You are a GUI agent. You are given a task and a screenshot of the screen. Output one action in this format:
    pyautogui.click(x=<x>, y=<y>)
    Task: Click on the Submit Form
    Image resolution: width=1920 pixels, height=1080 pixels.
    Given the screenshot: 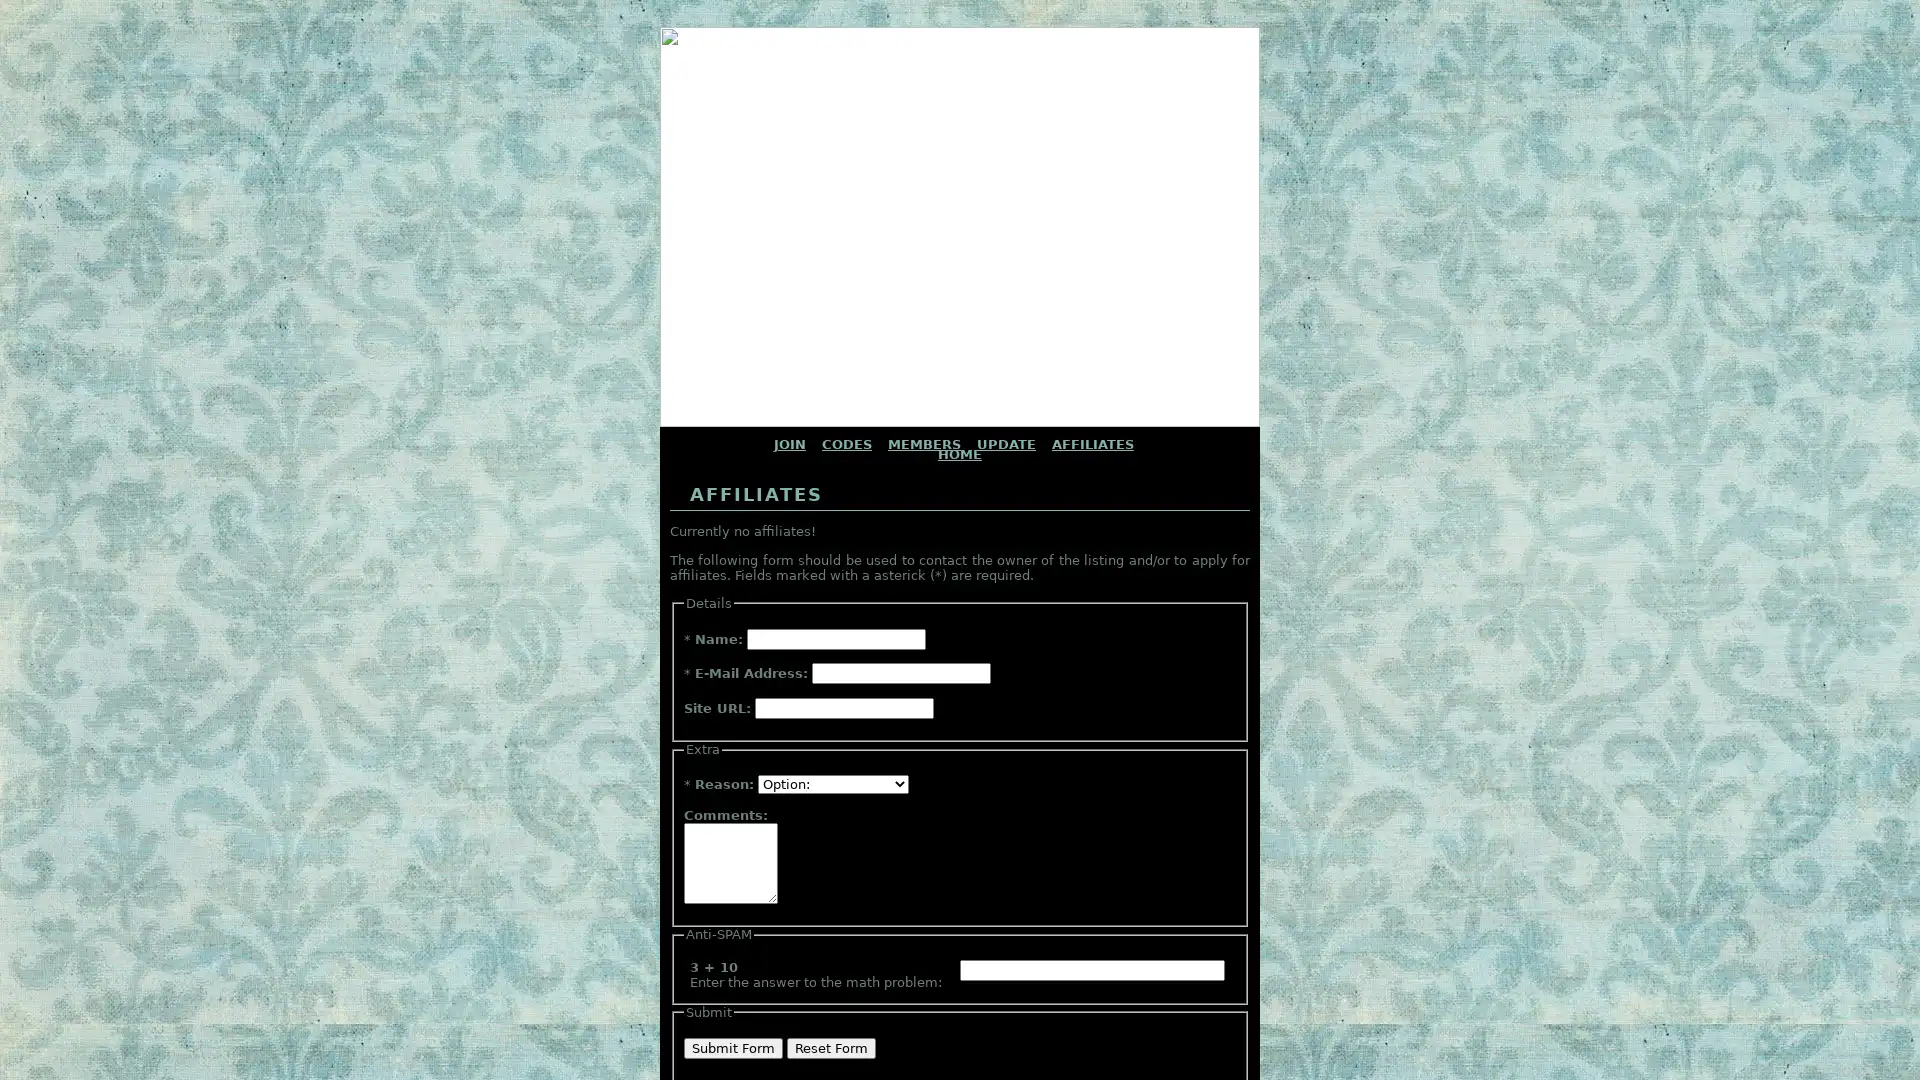 What is the action you would take?
    pyautogui.click(x=732, y=1046)
    